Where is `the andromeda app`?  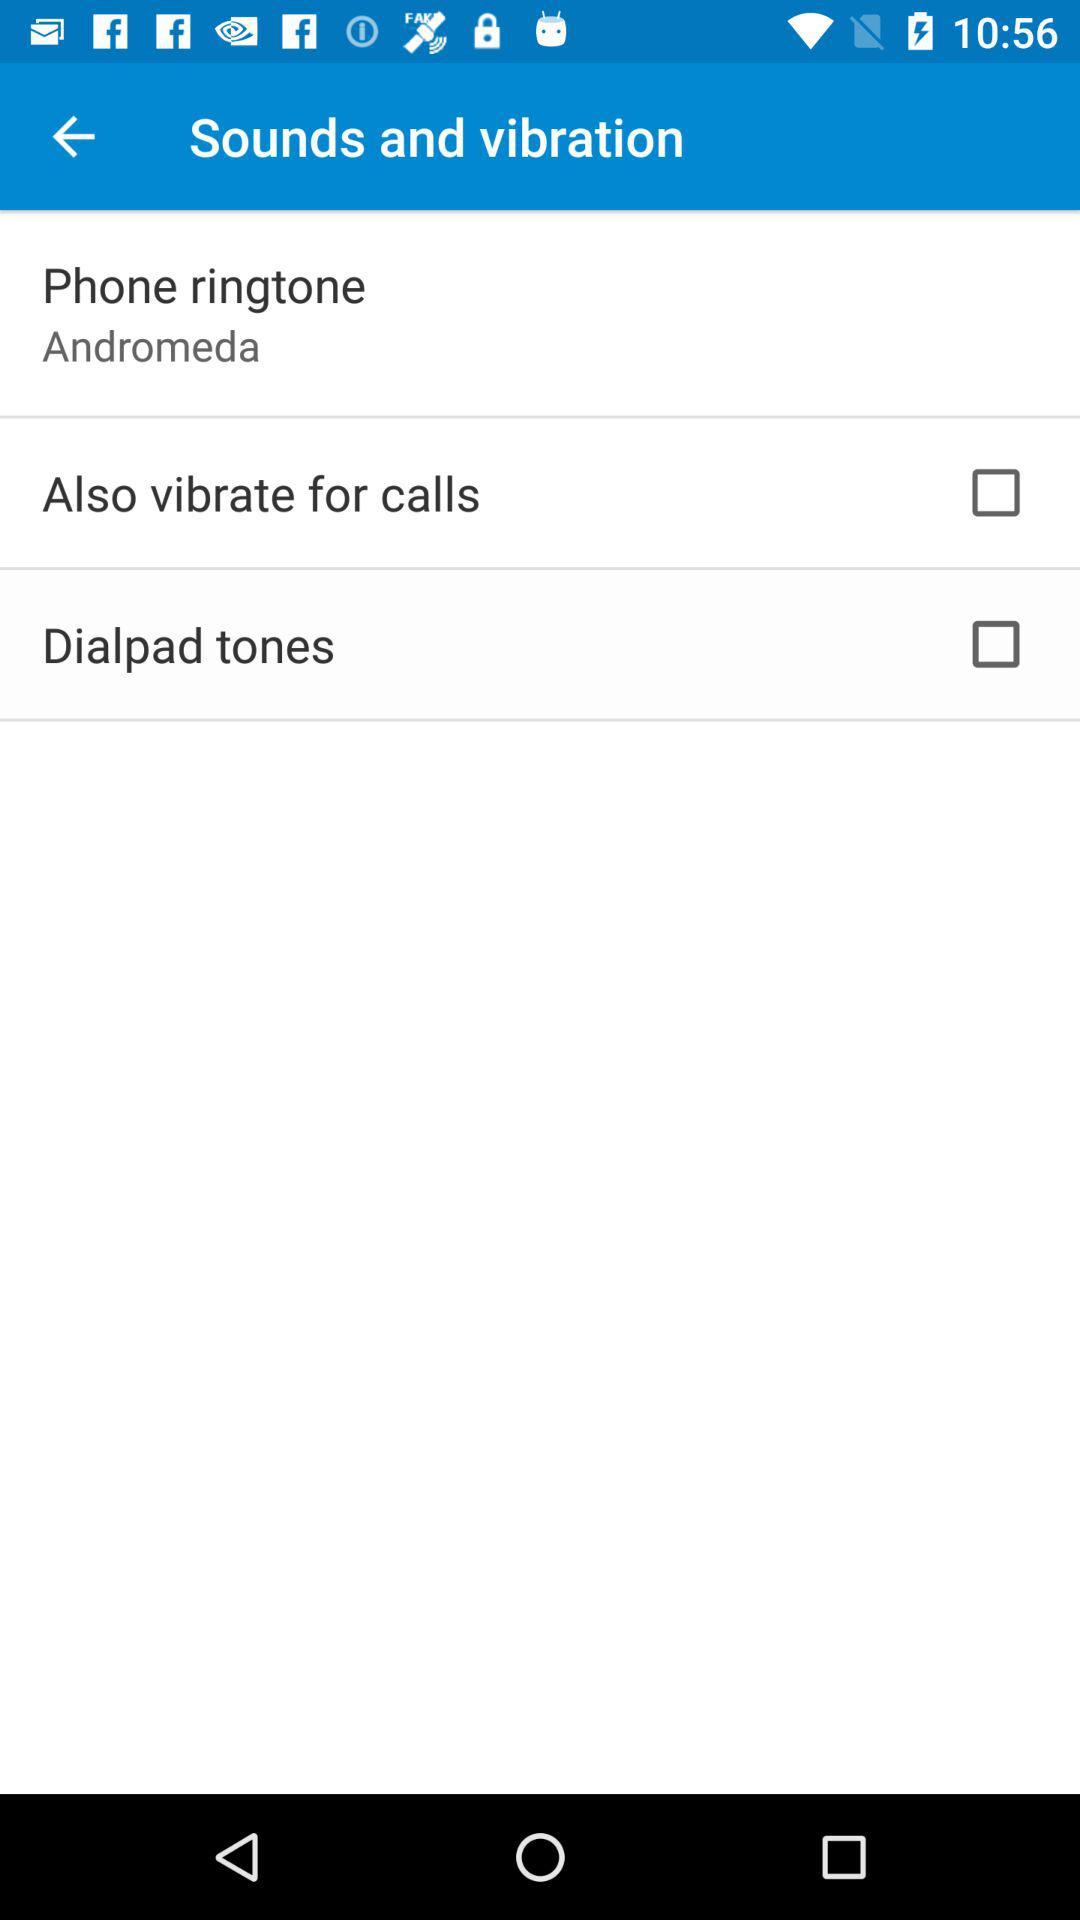 the andromeda app is located at coordinates (150, 345).